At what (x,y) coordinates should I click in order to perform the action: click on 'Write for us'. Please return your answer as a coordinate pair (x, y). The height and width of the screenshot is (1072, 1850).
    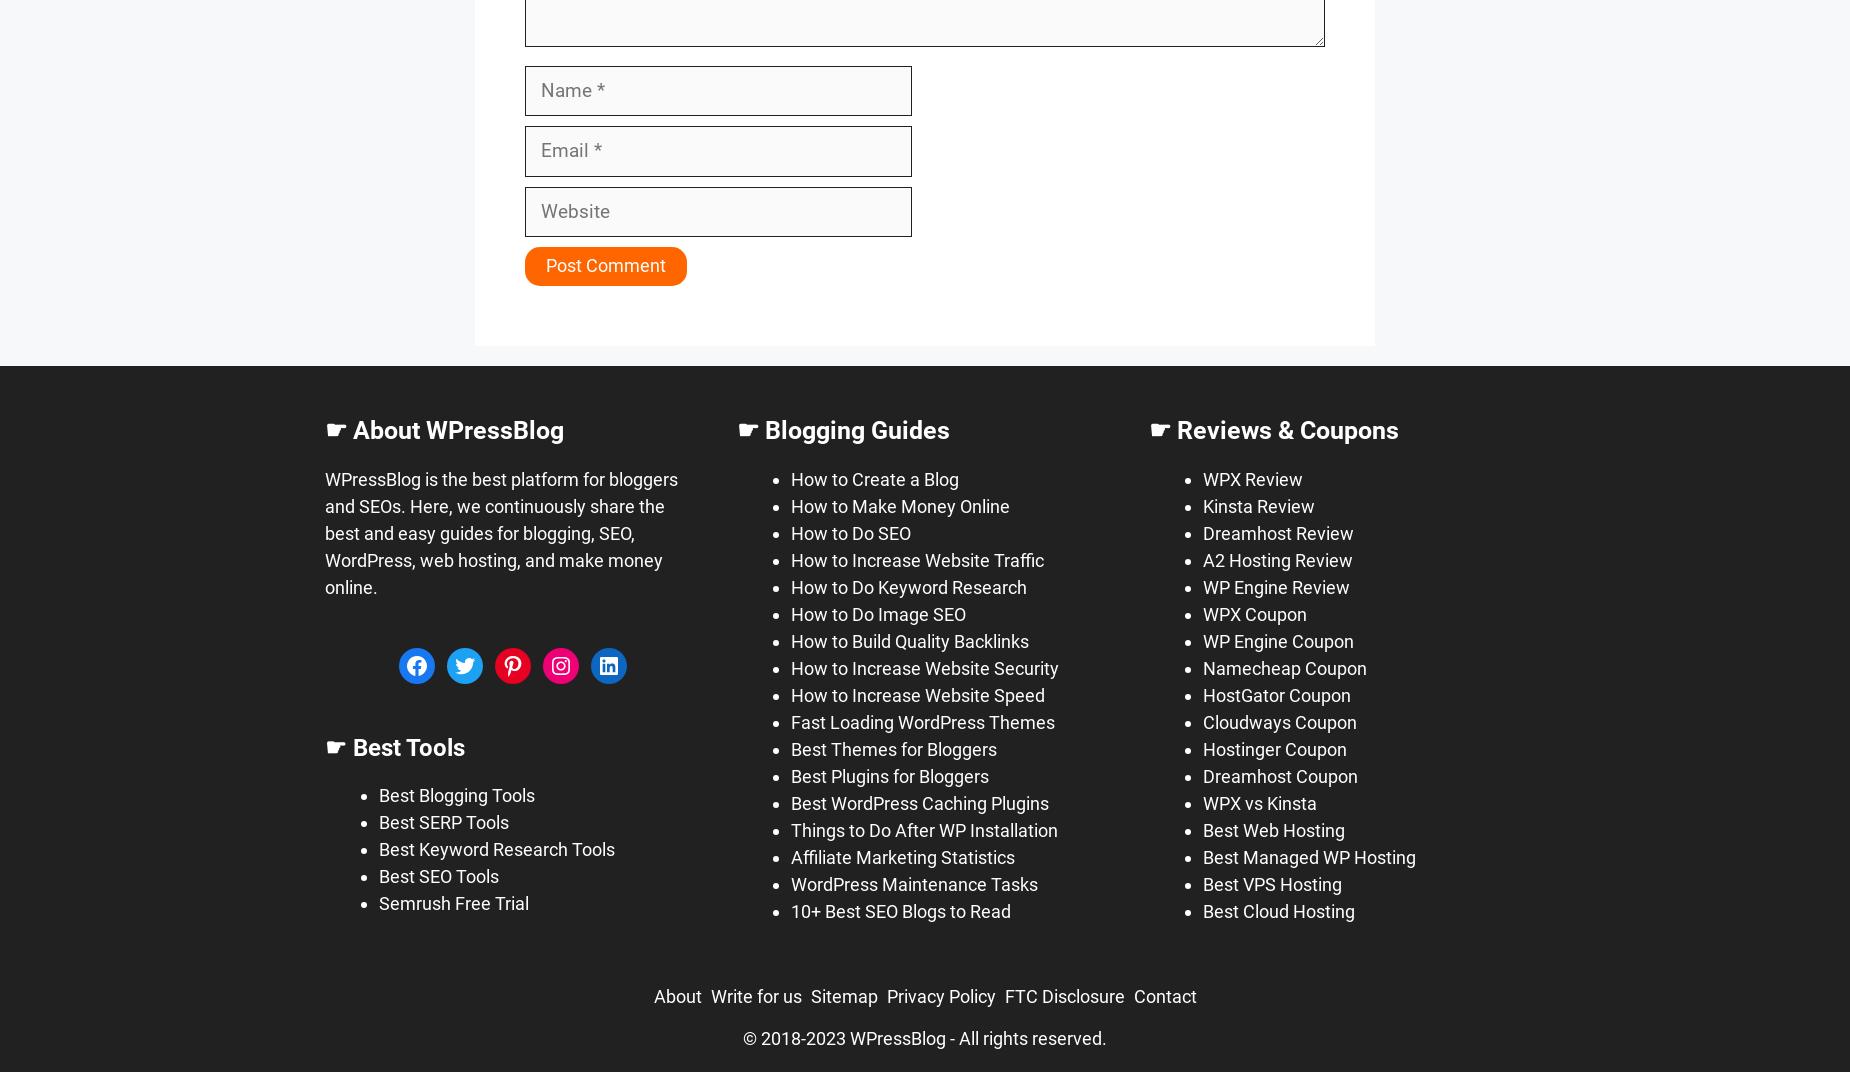
    Looking at the image, I should click on (710, 995).